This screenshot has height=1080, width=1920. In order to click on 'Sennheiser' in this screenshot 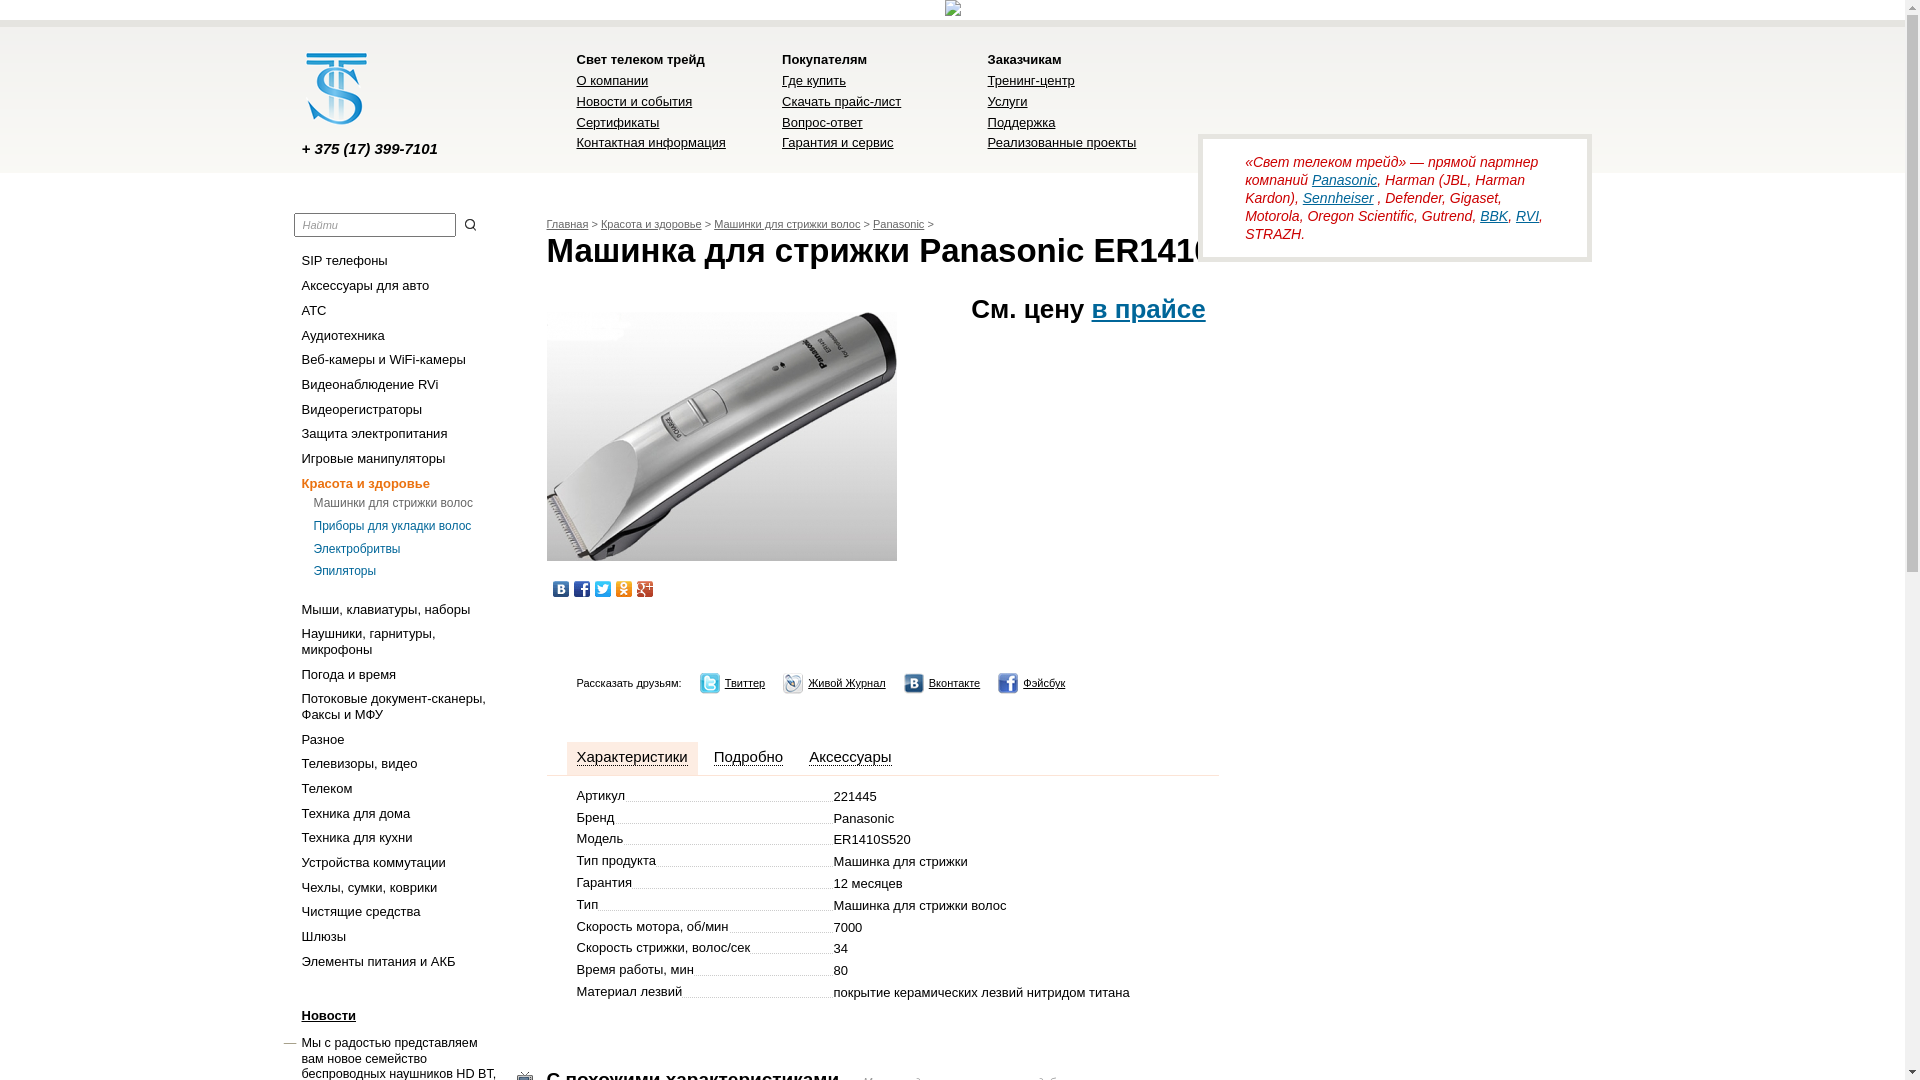, I will do `click(1338, 197)`.